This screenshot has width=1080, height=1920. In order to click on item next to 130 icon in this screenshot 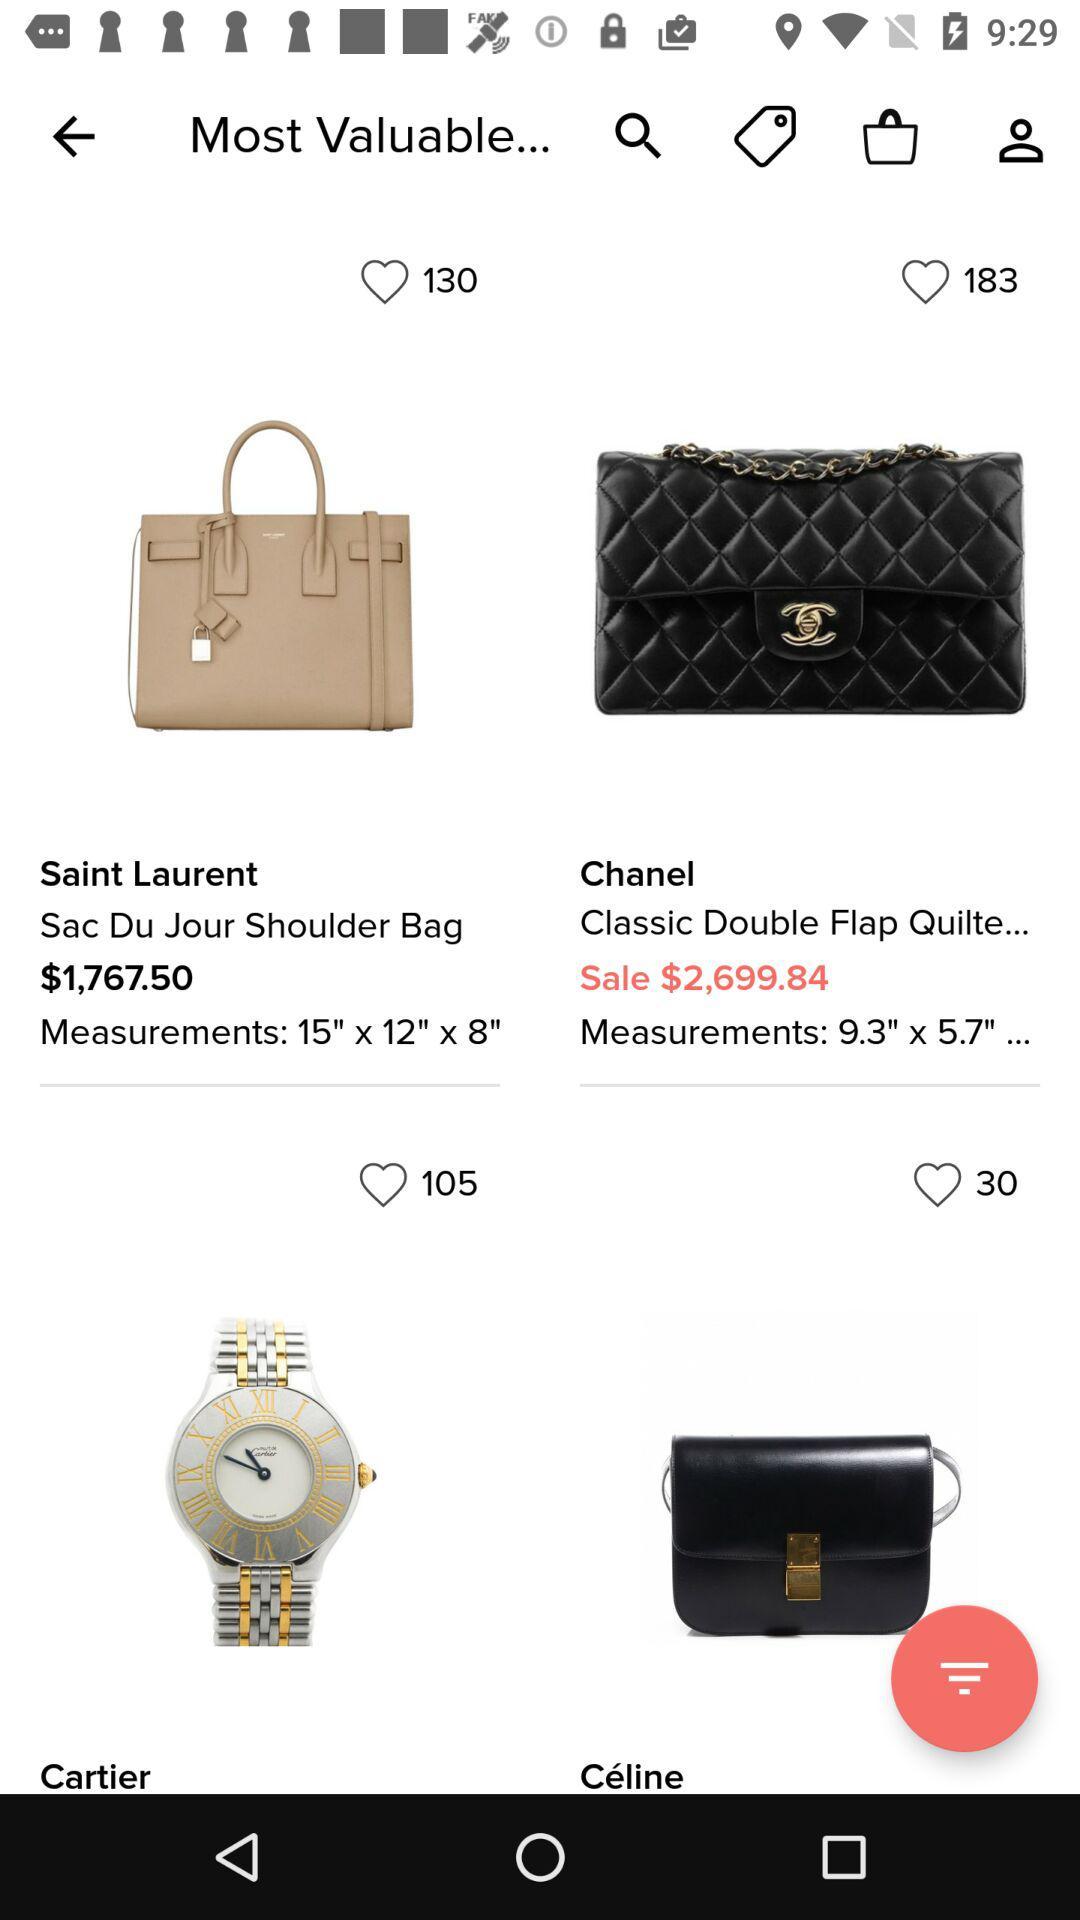, I will do `click(958, 280)`.